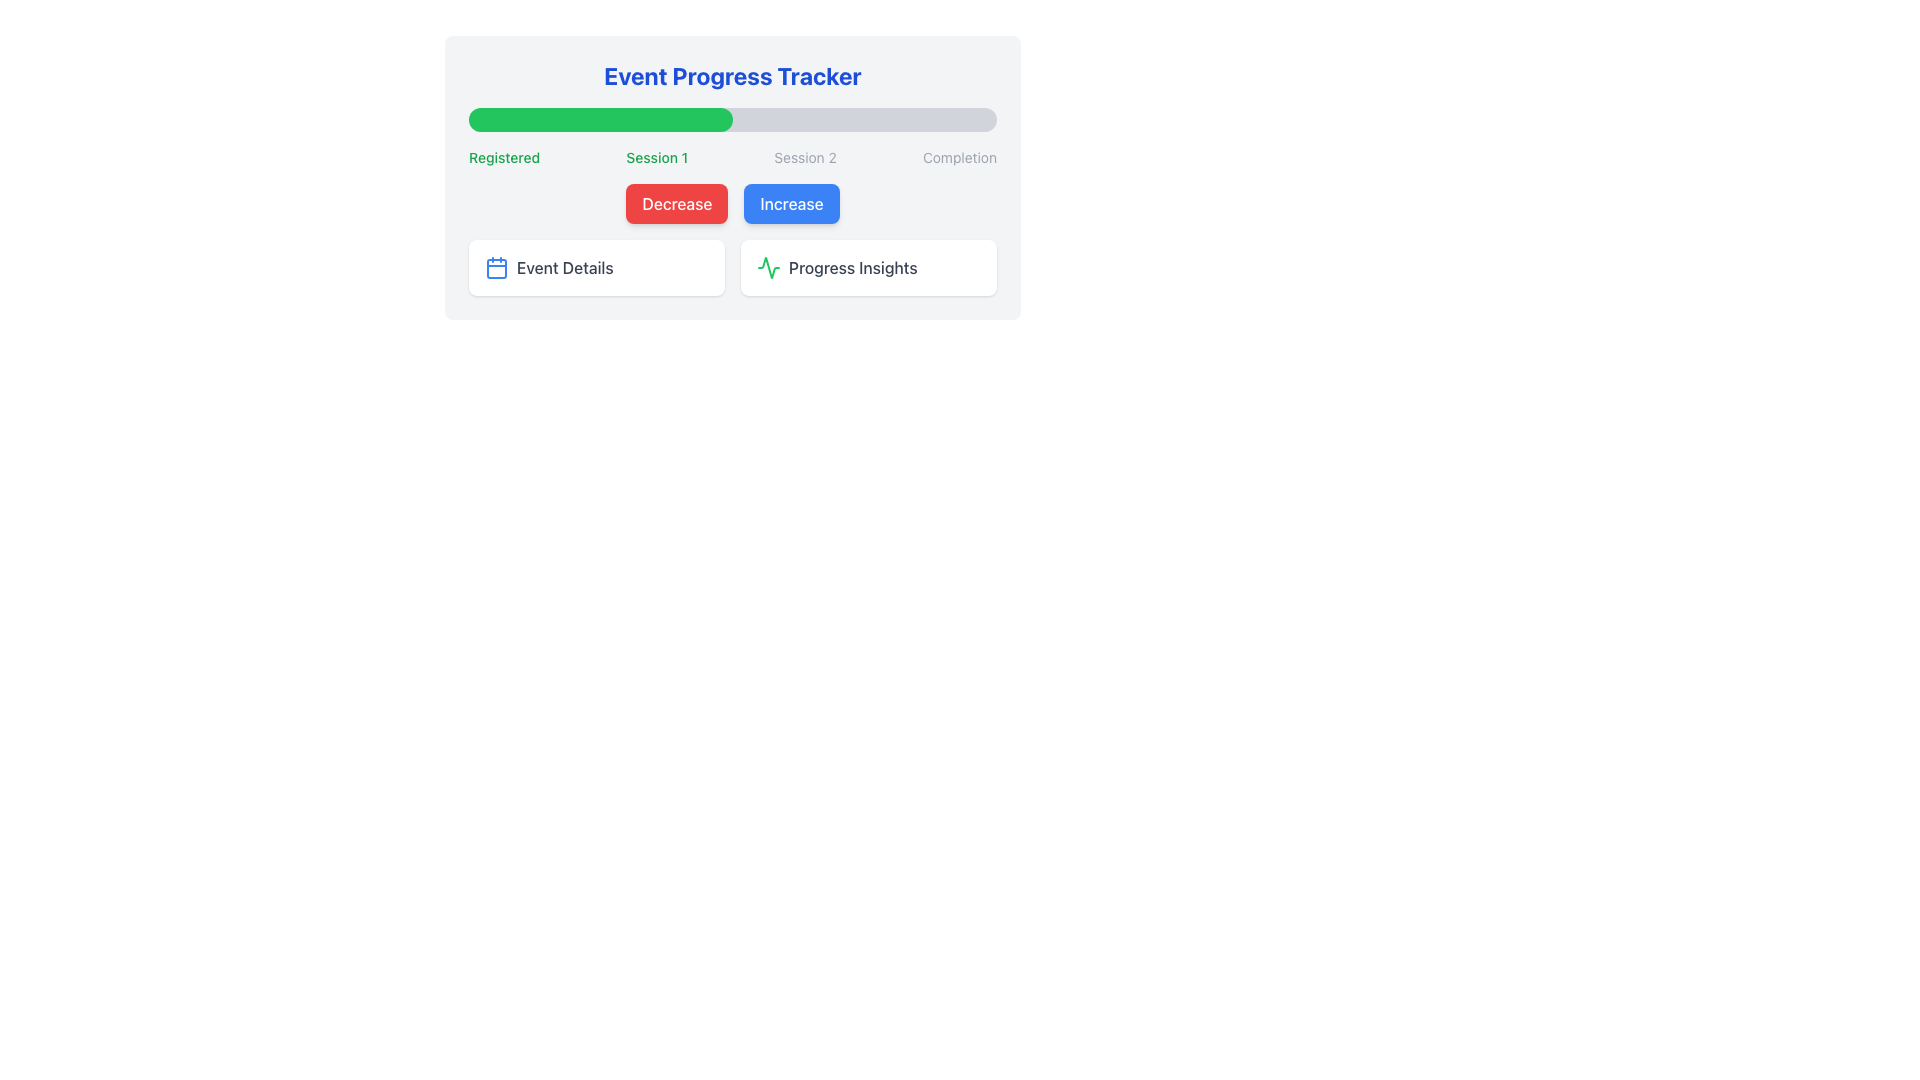  What do you see at coordinates (497, 268) in the screenshot?
I see `the calendar icon element that represents a day within the 'Event Details' button functionality` at bounding box center [497, 268].